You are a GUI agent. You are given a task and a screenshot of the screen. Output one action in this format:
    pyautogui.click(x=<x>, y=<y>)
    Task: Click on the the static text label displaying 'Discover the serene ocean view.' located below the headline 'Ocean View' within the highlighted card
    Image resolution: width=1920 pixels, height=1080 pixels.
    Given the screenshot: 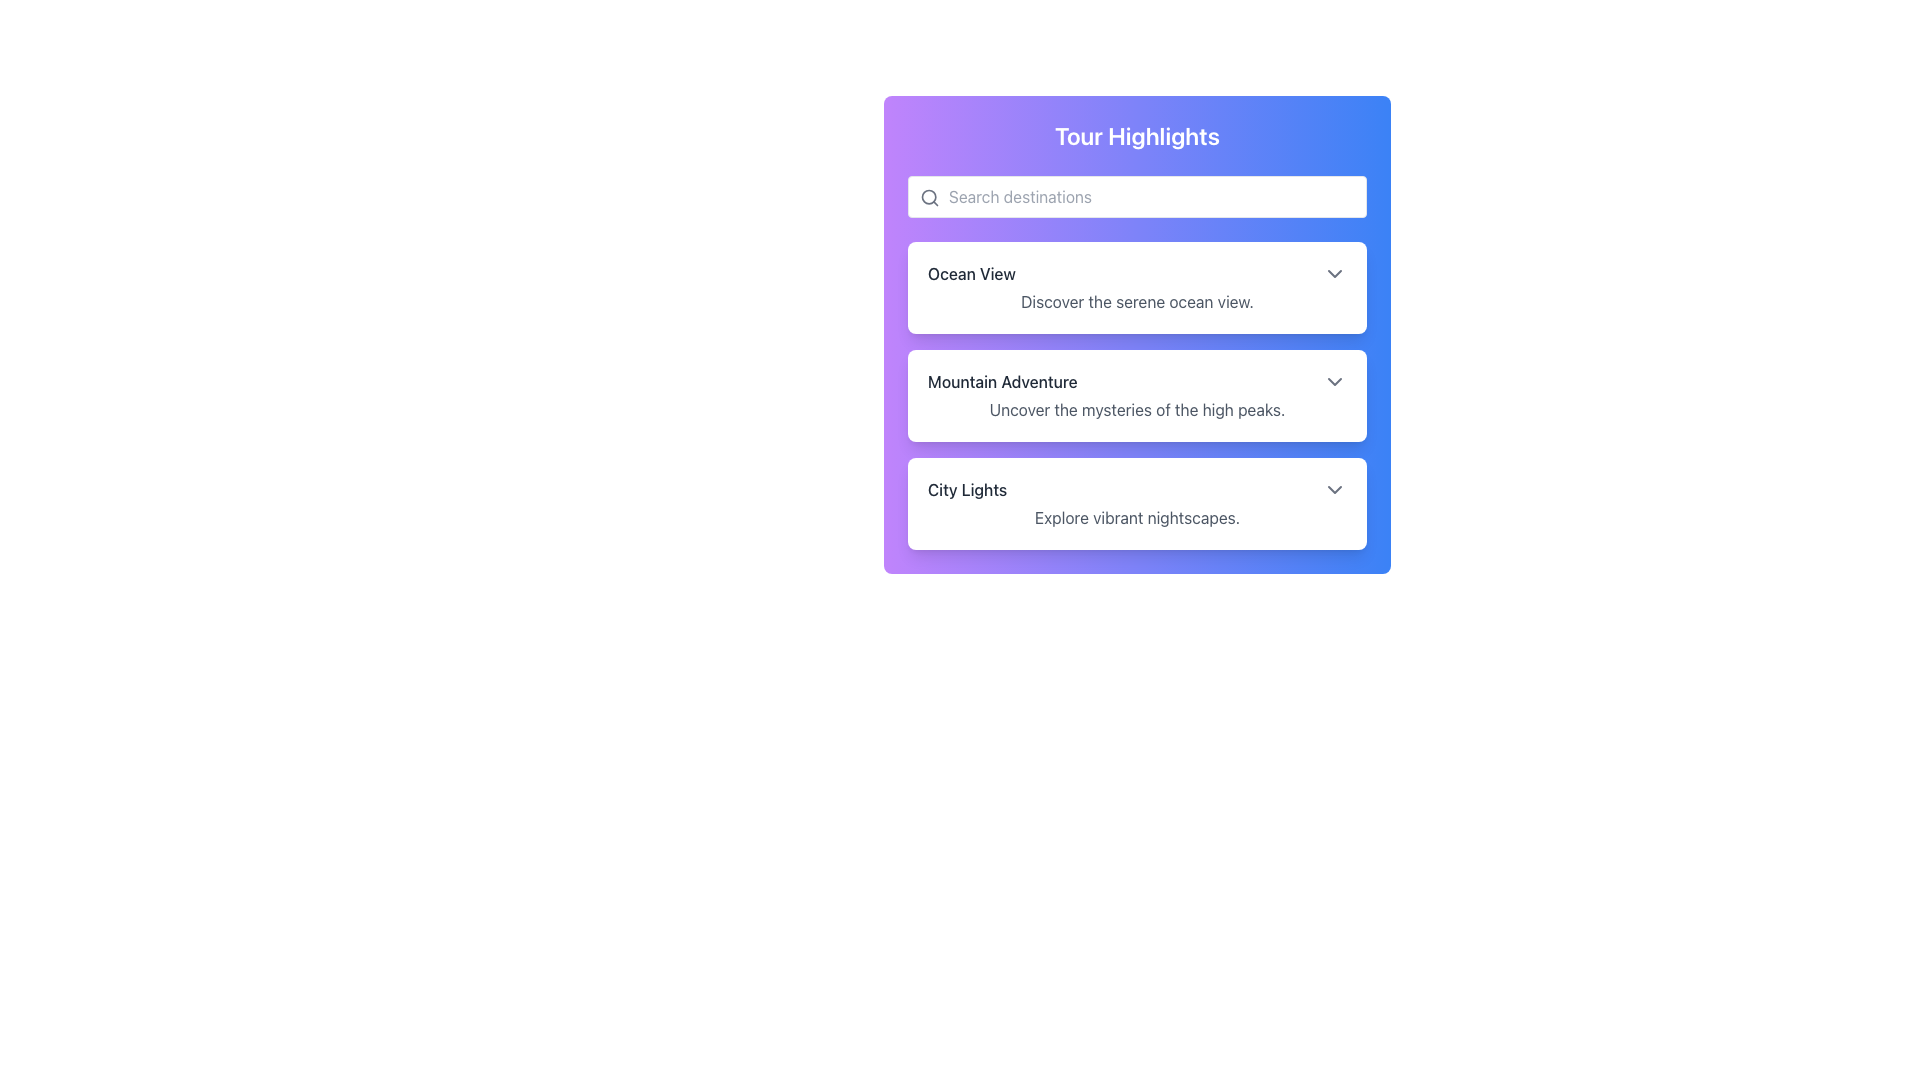 What is the action you would take?
    pyautogui.click(x=1137, y=301)
    